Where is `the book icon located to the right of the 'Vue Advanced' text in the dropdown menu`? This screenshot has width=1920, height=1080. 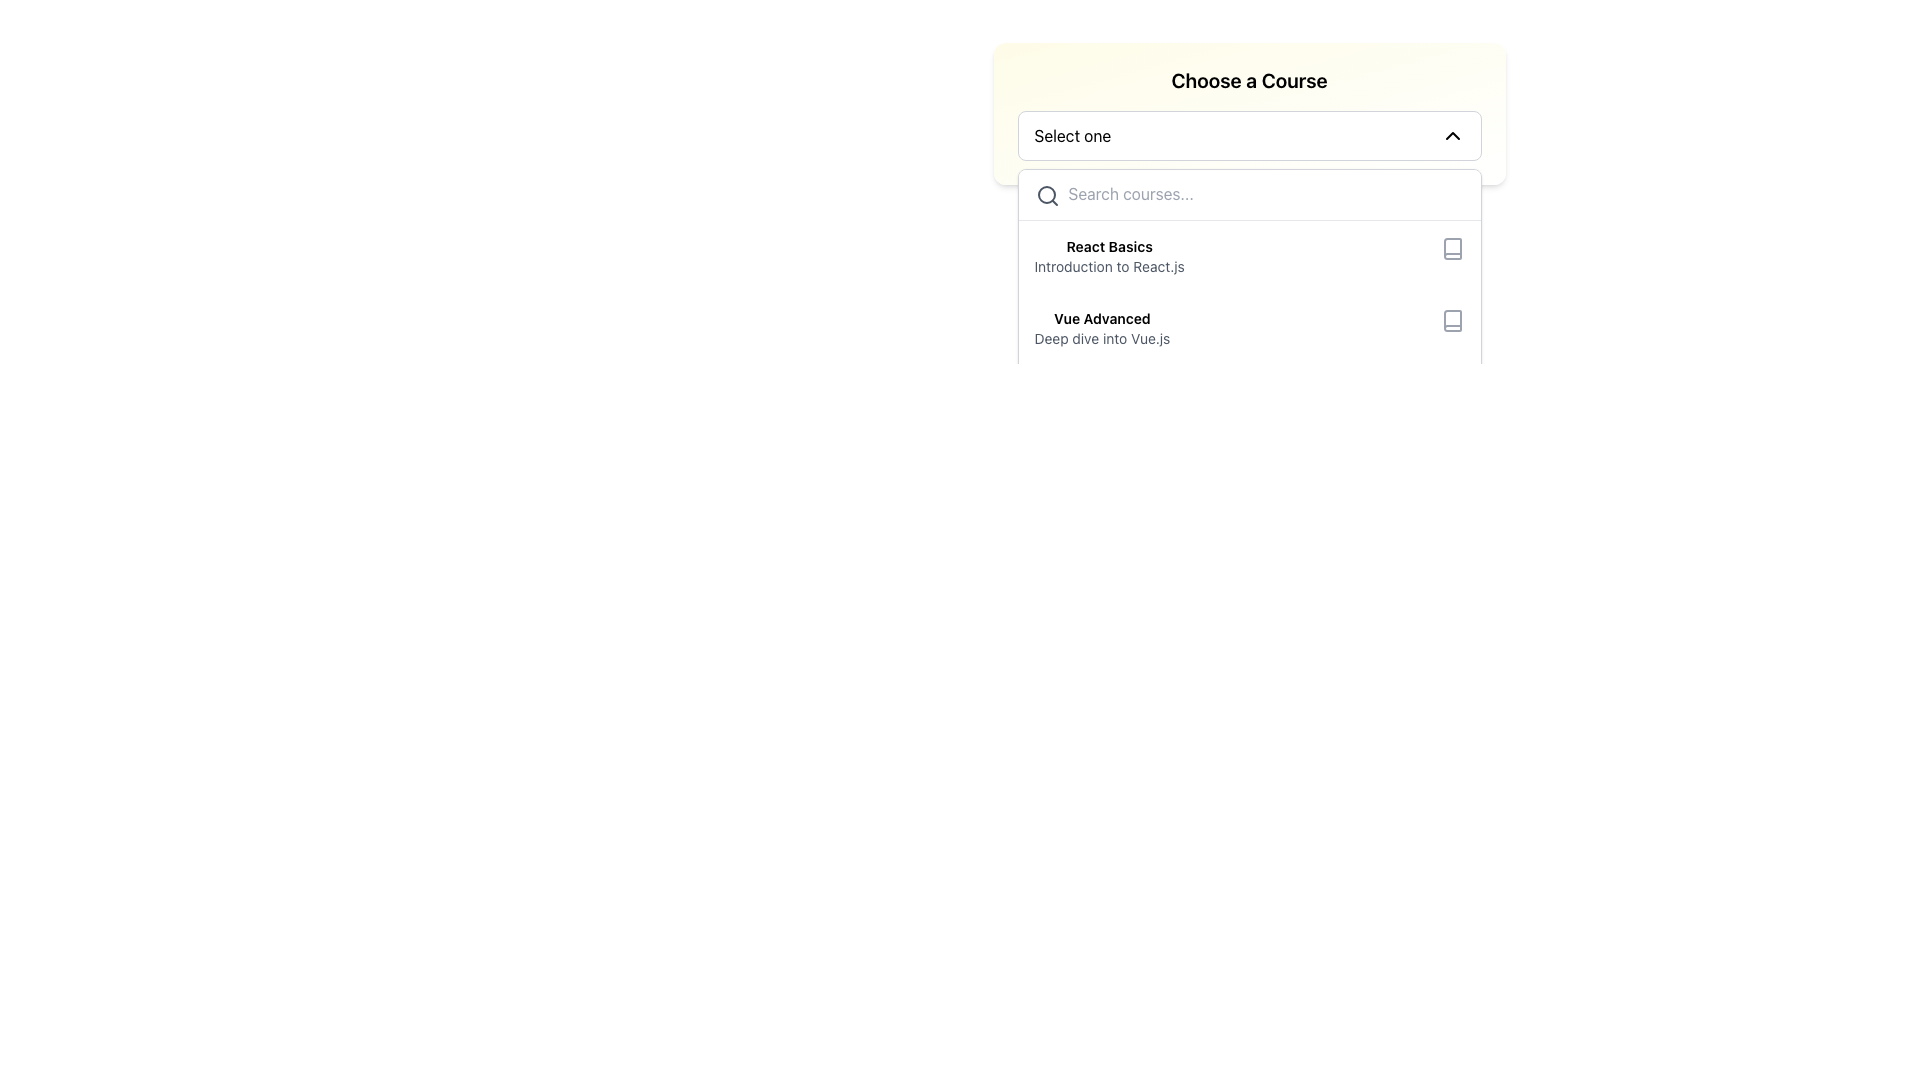 the book icon located to the right of the 'Vue Advanced' text in the dropdown menu is located at coordinates (1452, 319).